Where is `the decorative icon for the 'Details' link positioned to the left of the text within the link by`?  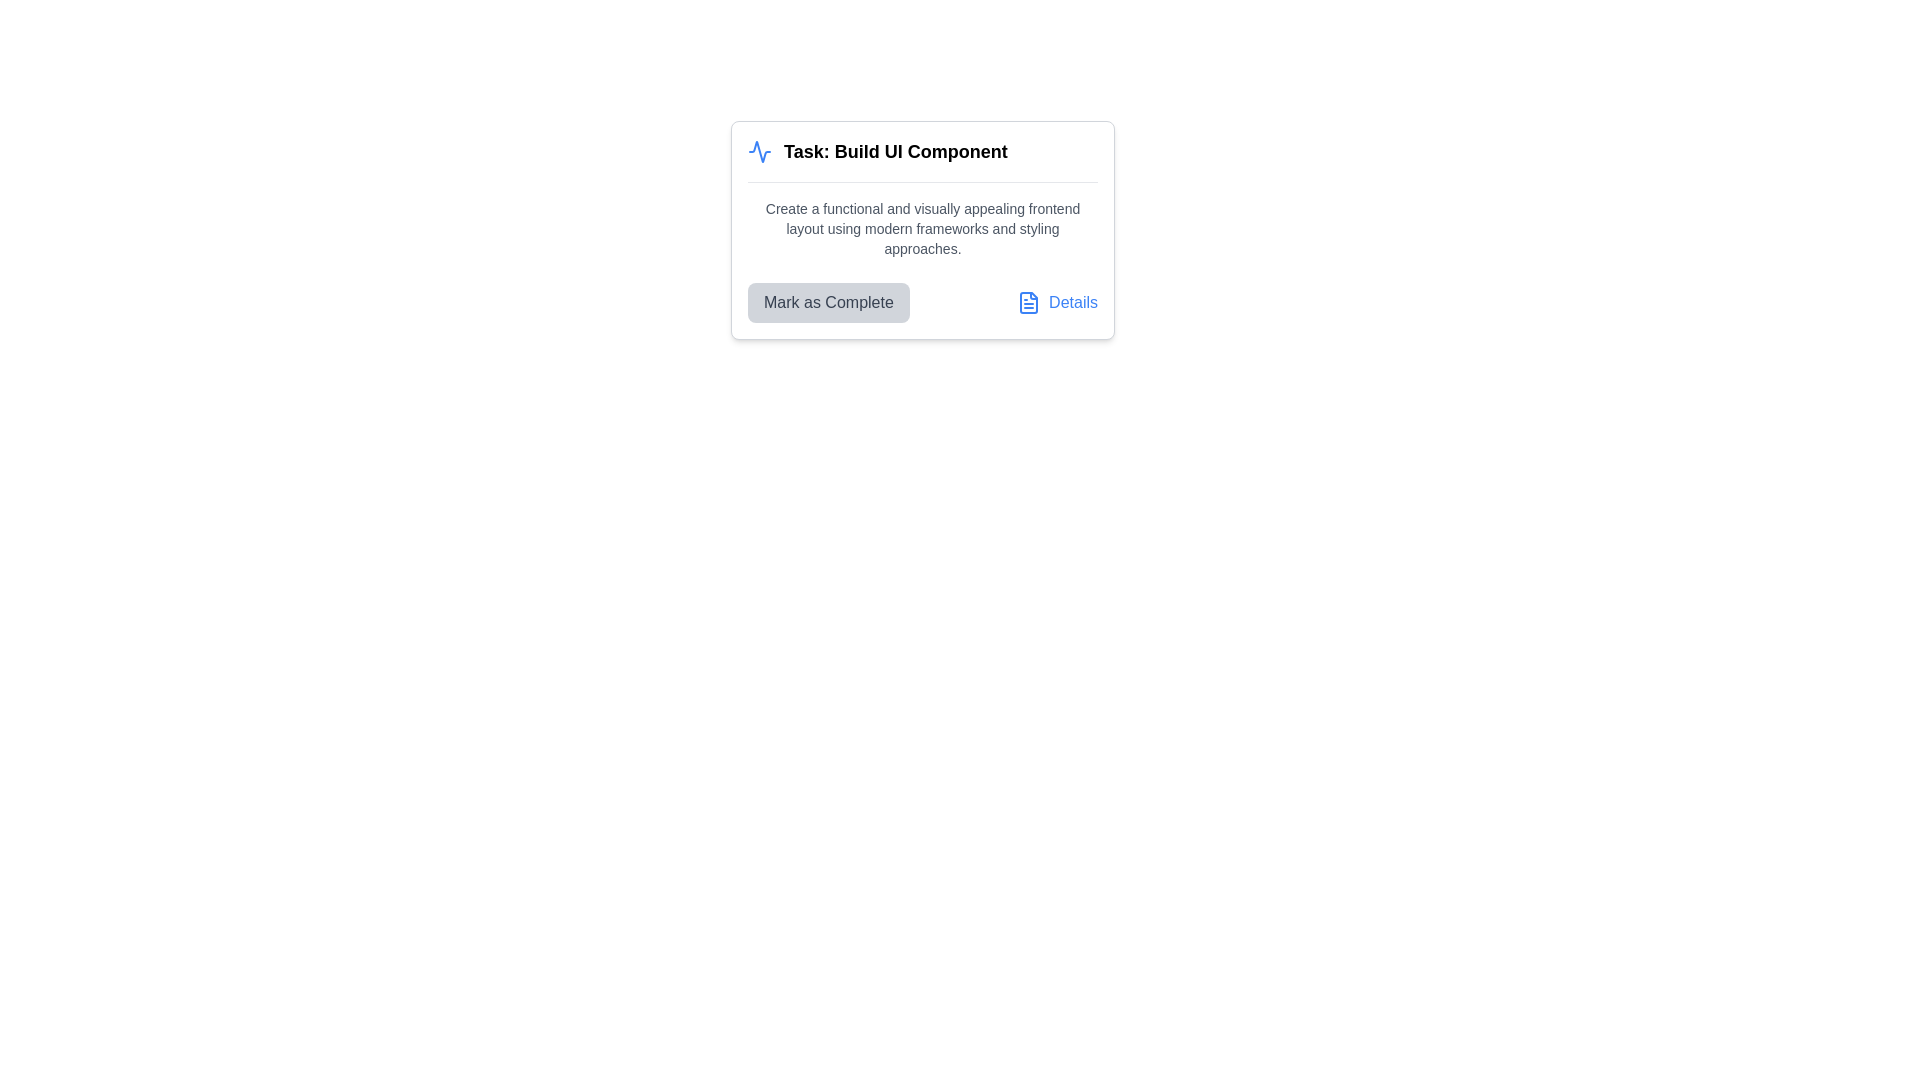 the decorative icon for the 'Details' link positioned to the left of the text within the link by is located at coordinates (1029, 303).